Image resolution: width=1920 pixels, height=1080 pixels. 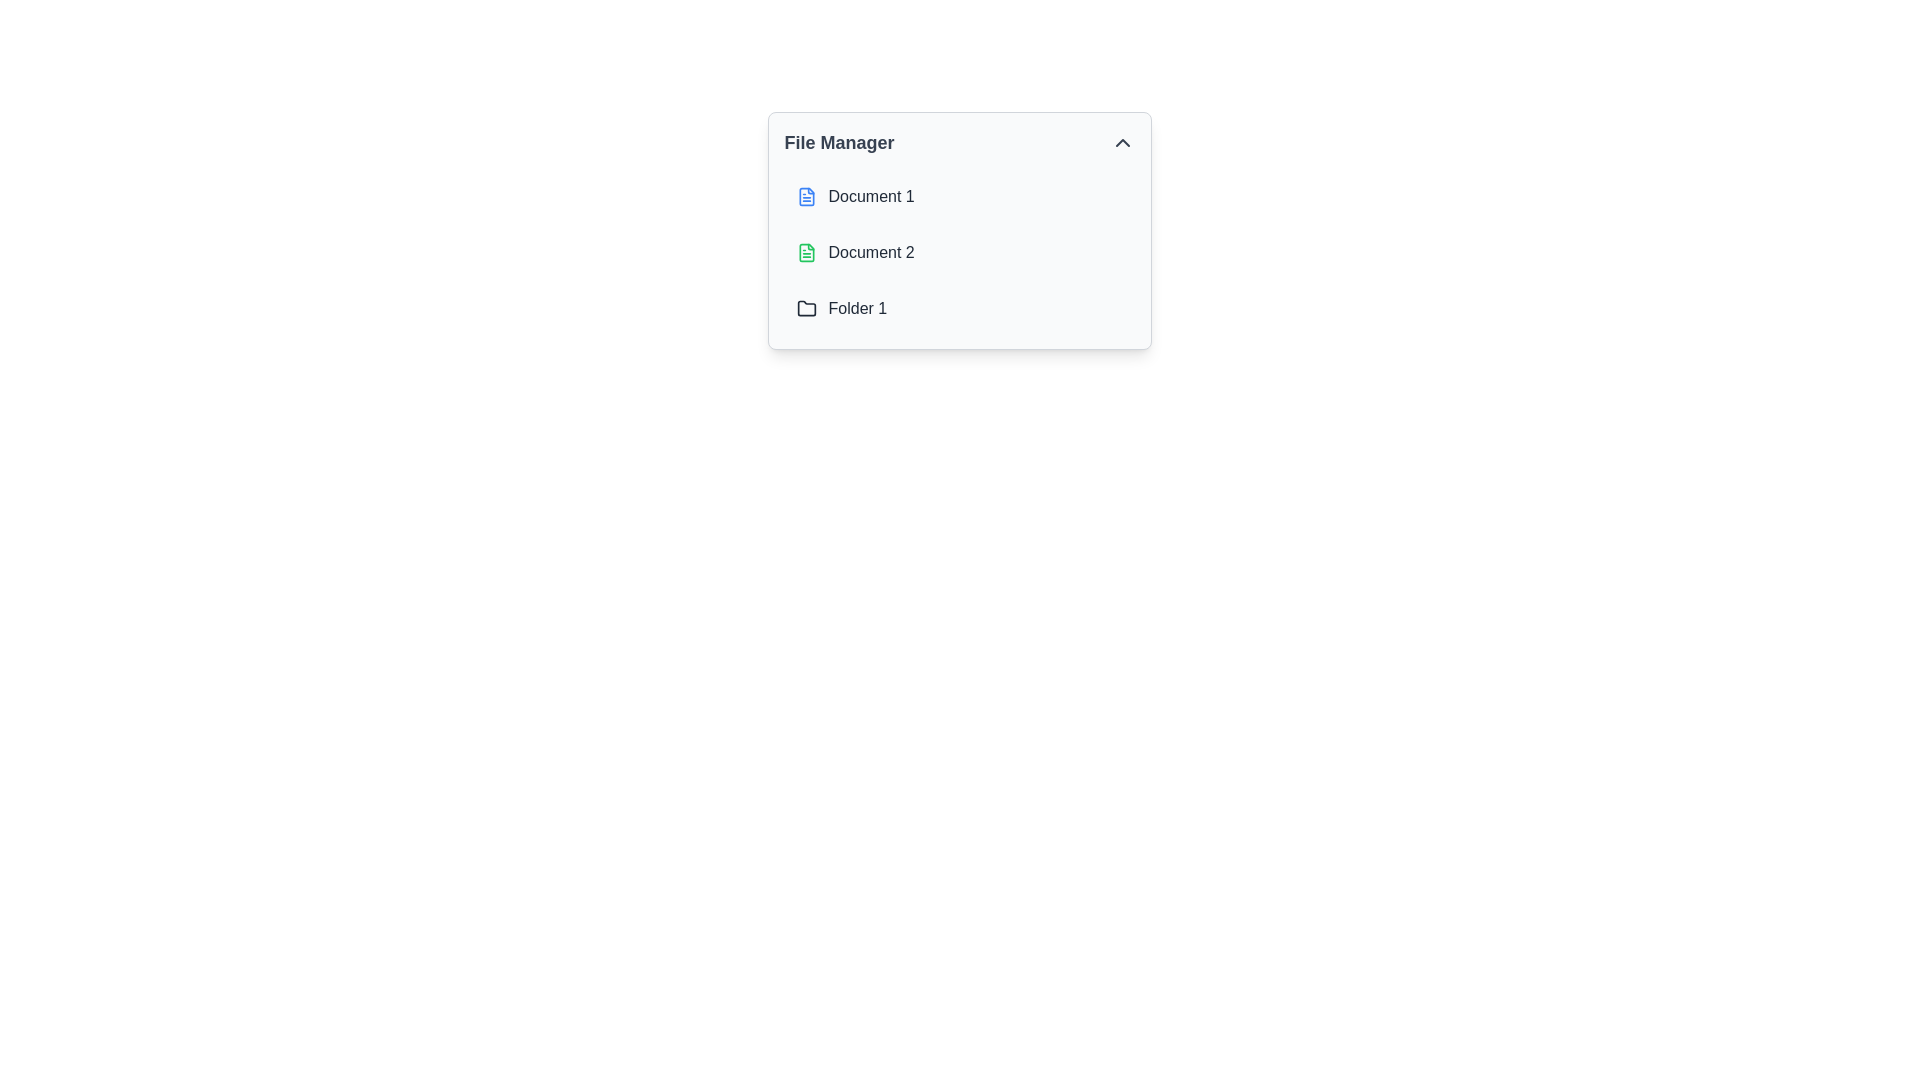 I want to click on the chevron icon located at the far right of the header bar containing 'File Manager', so click(x=1122, y=141).